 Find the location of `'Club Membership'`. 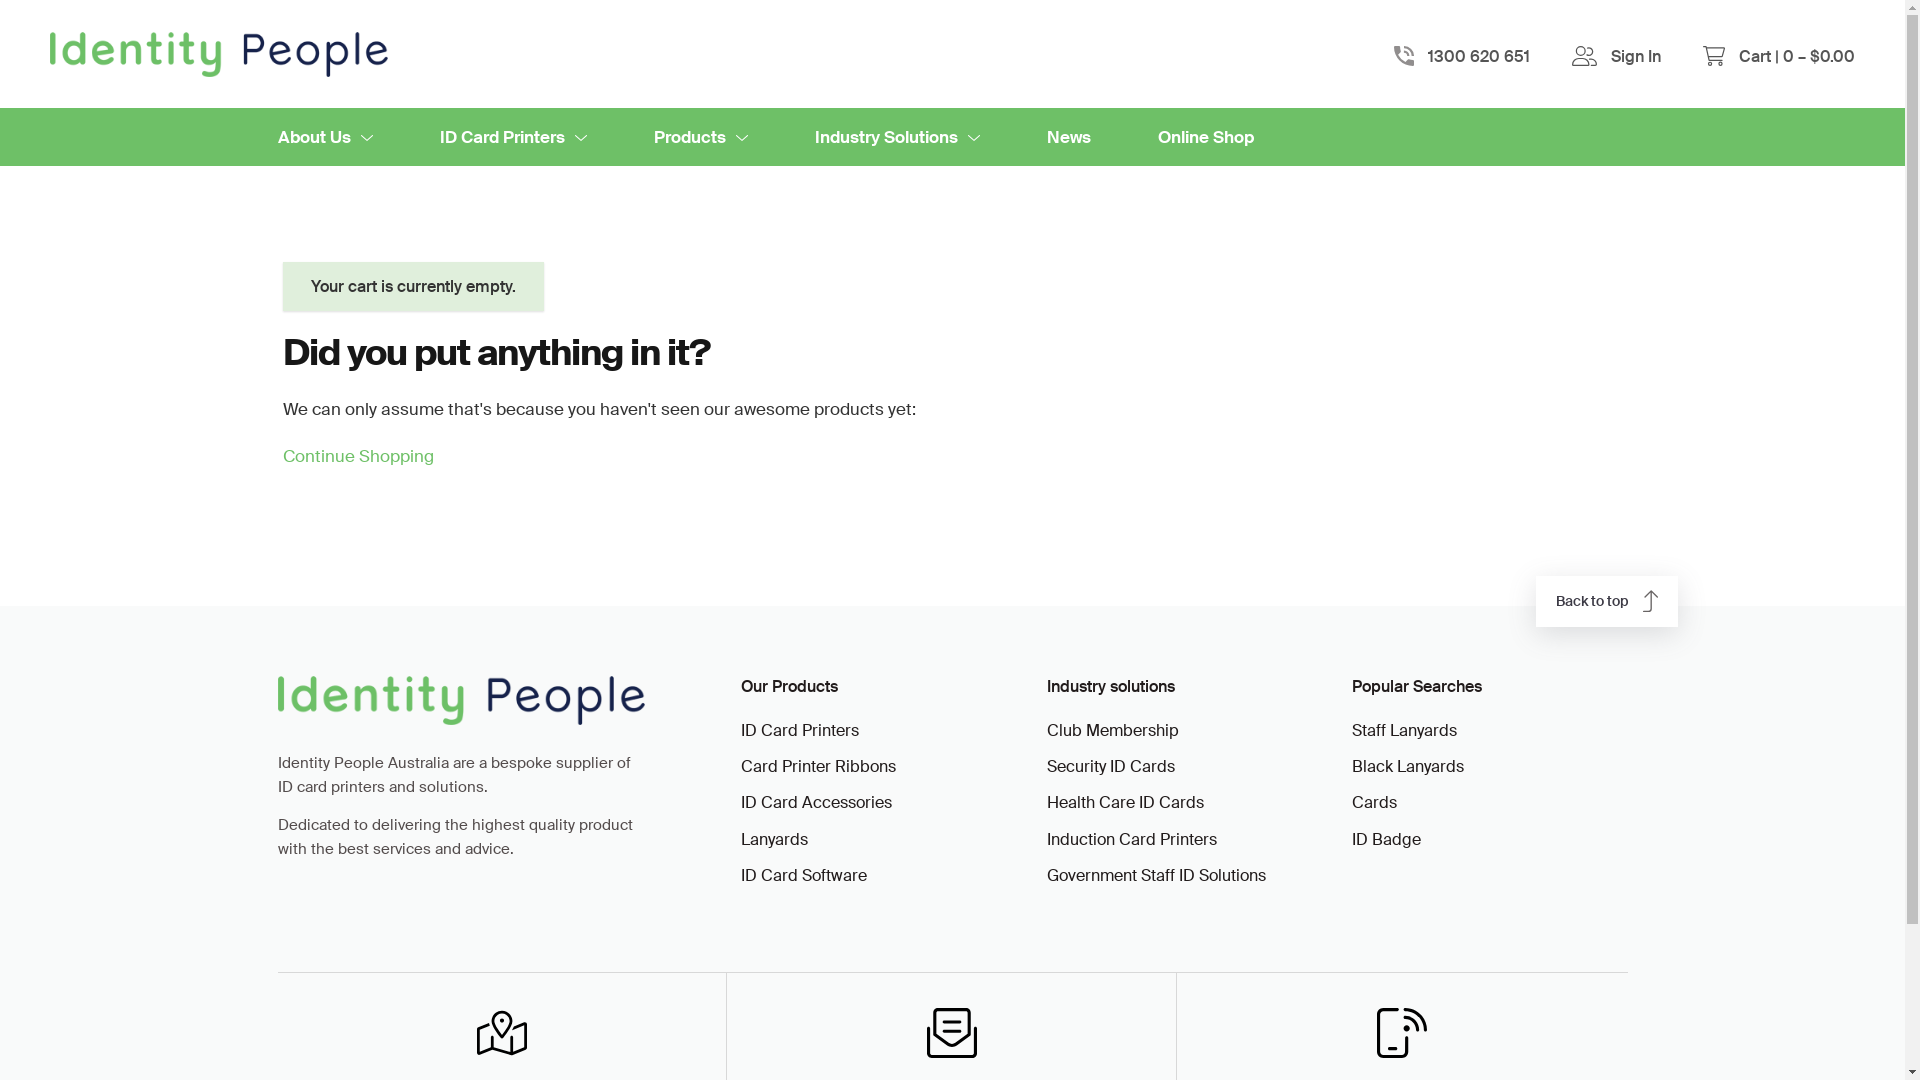

'Club Membership' is located at coordinates (1180, 731).